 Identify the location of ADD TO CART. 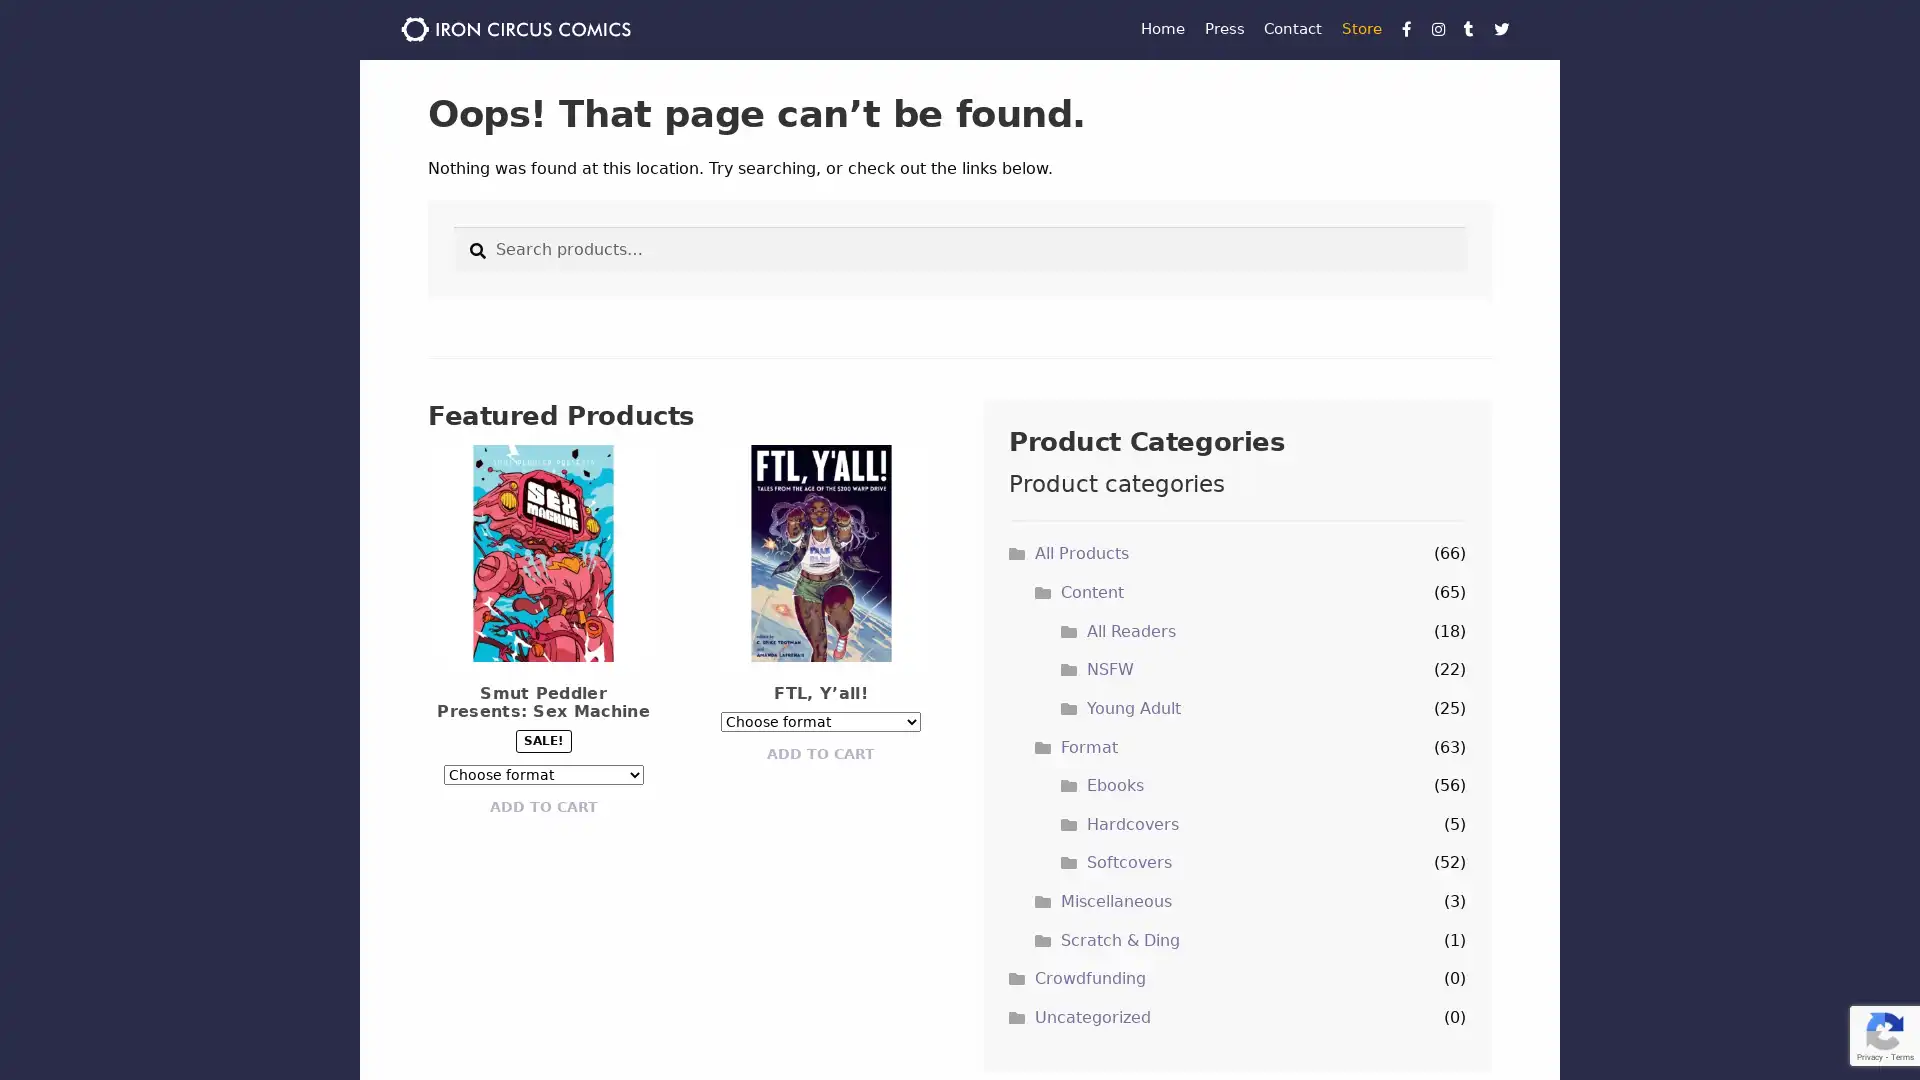
(542, 805).